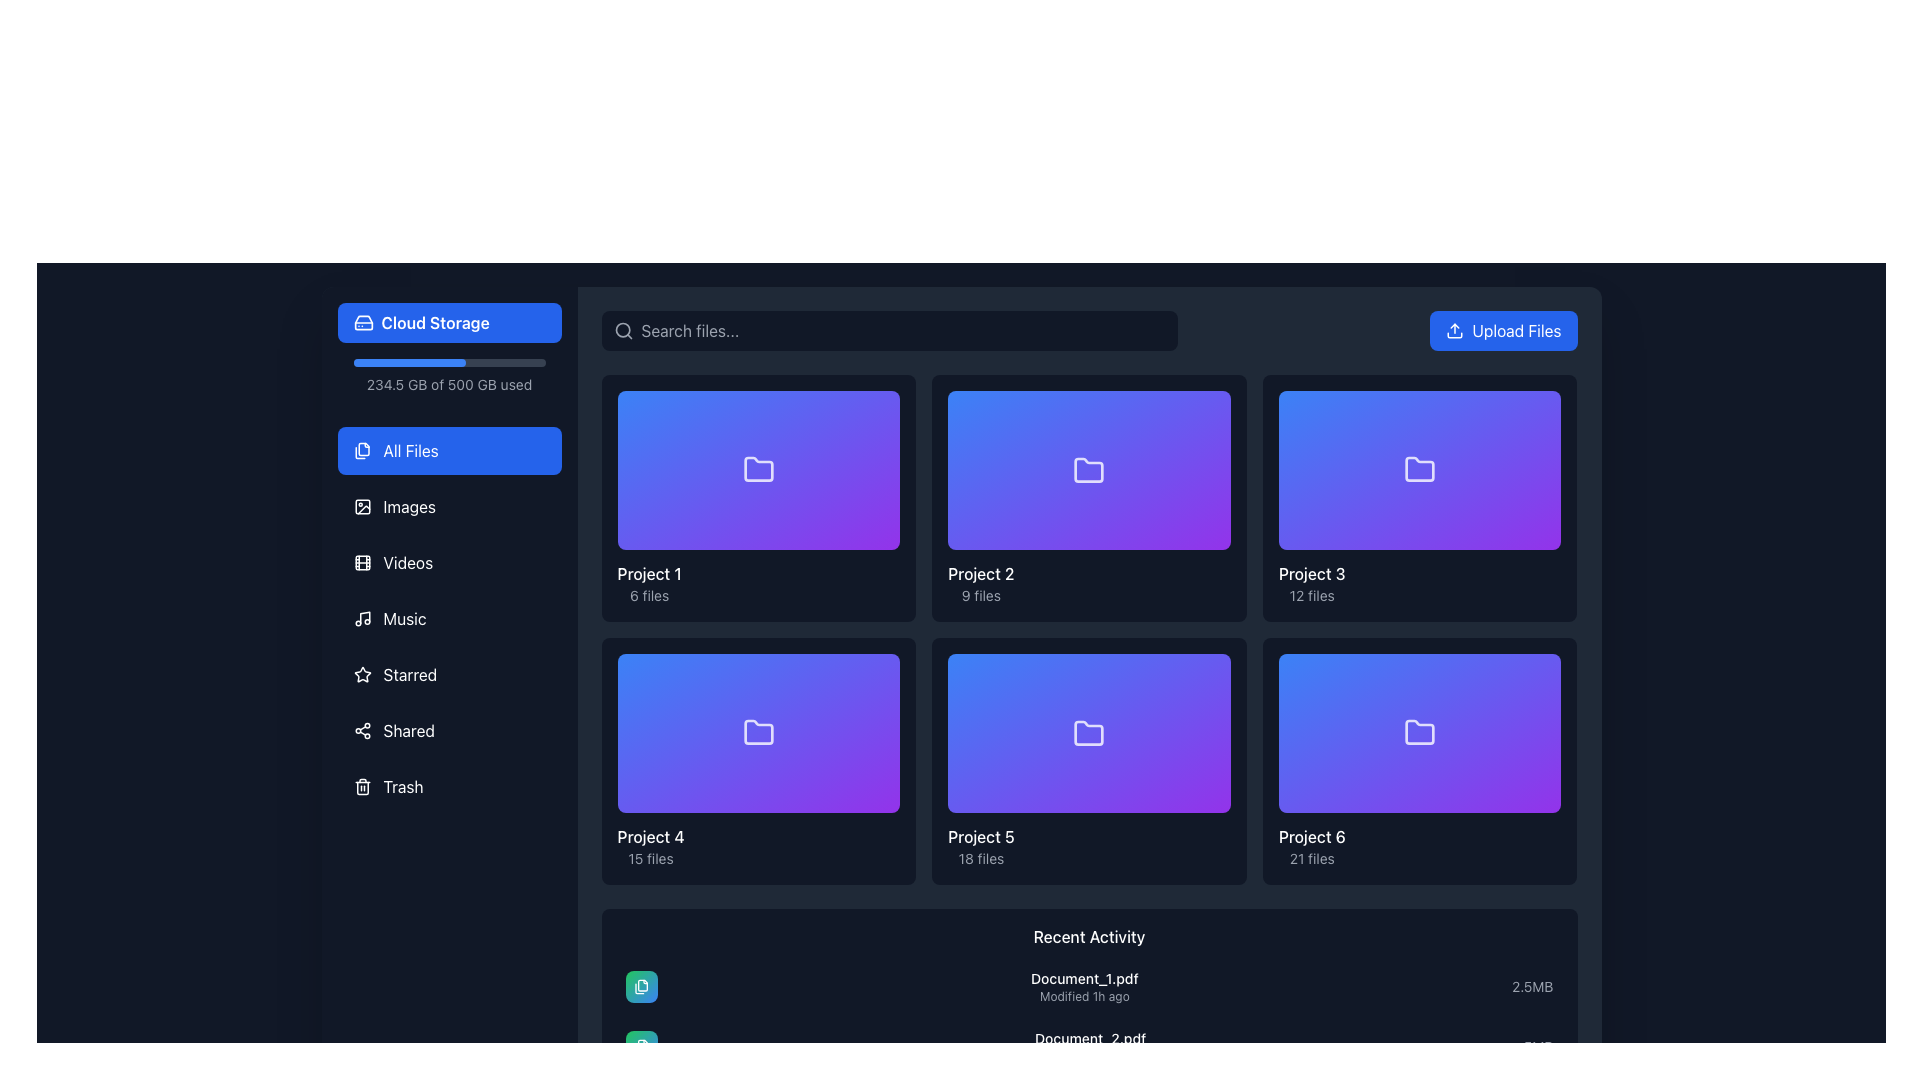  Describe the element at coordinates (1419, 761) in the screenshot. I see `the 'Project 6' Folder card located at the bottom right corner of the grid layout` at that location.